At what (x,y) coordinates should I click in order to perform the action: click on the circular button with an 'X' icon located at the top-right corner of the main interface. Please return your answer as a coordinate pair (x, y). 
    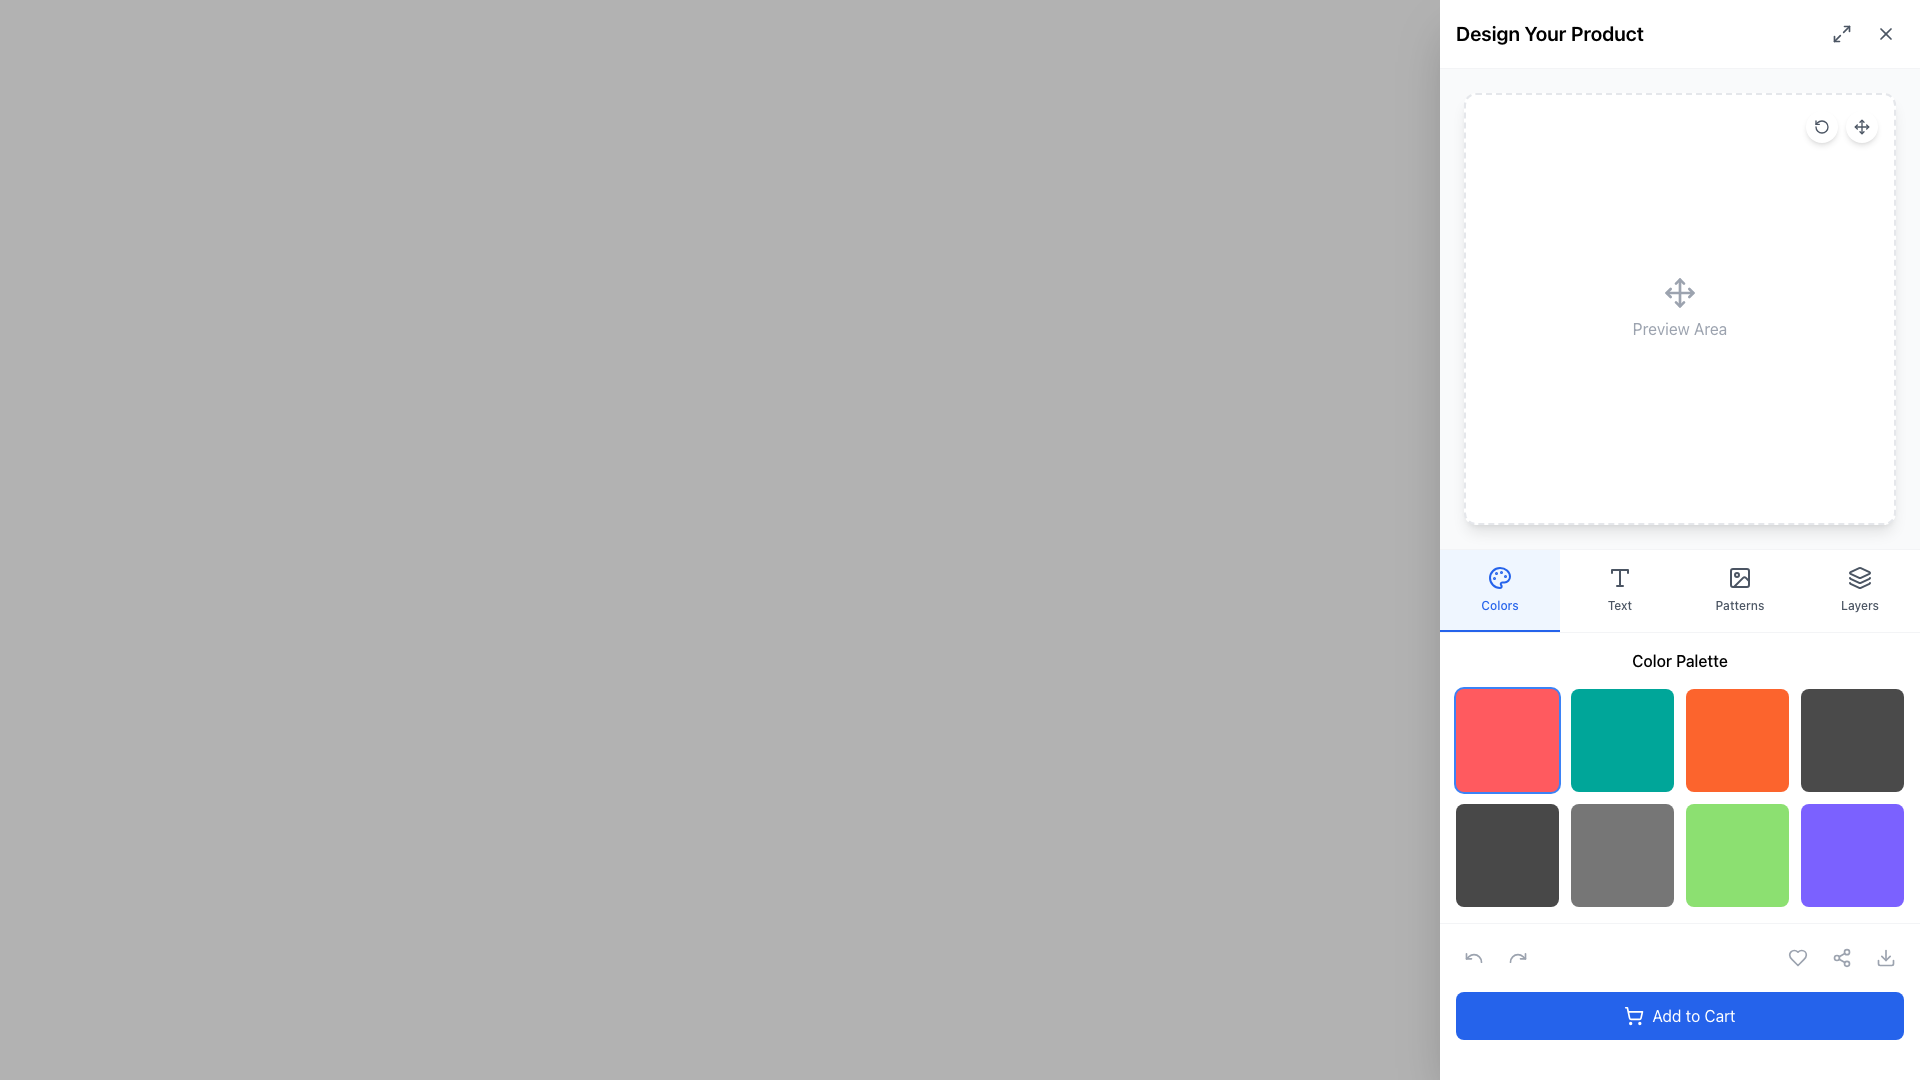
    Looking at the image, I should click on (1885, 34).